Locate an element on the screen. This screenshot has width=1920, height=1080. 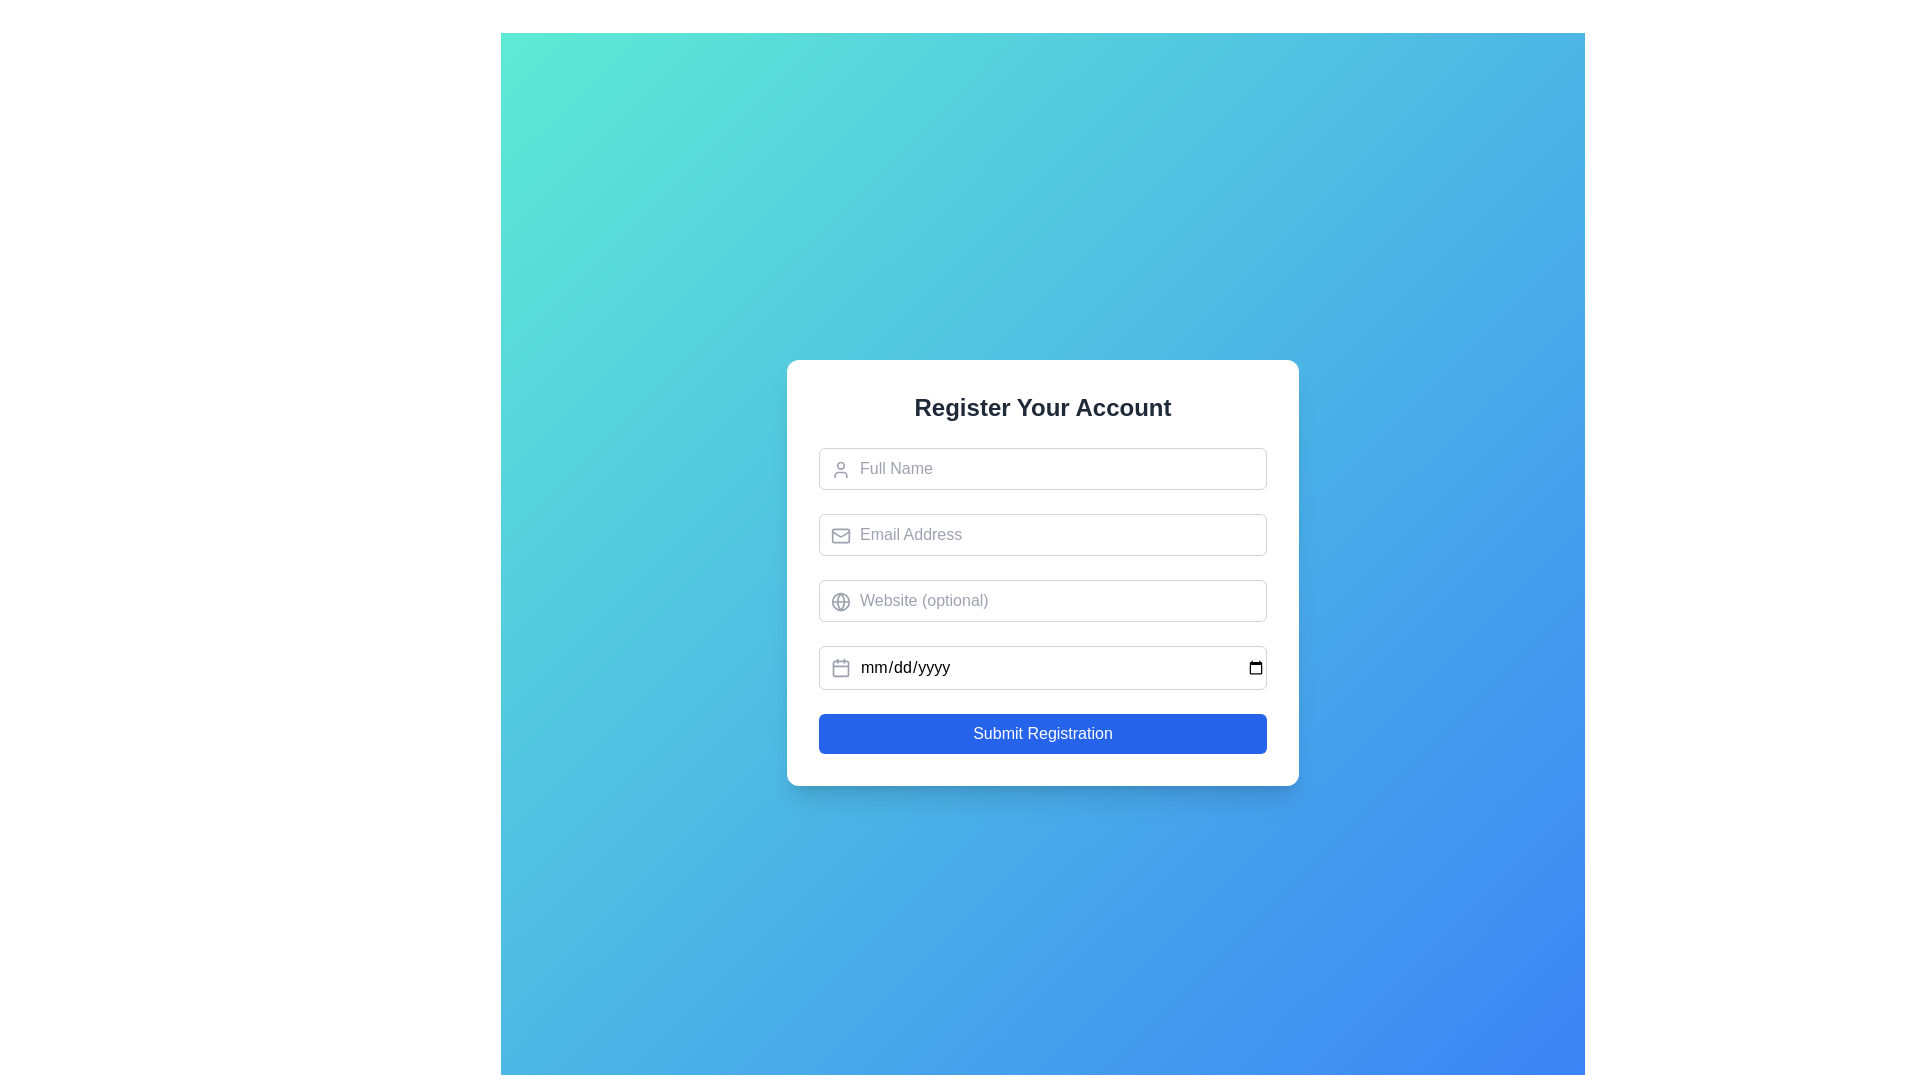
the SVG circle component representing a globe motif, located in the top-left corner of the 'Website (optional)' input field is located at coordinates (840, 600).